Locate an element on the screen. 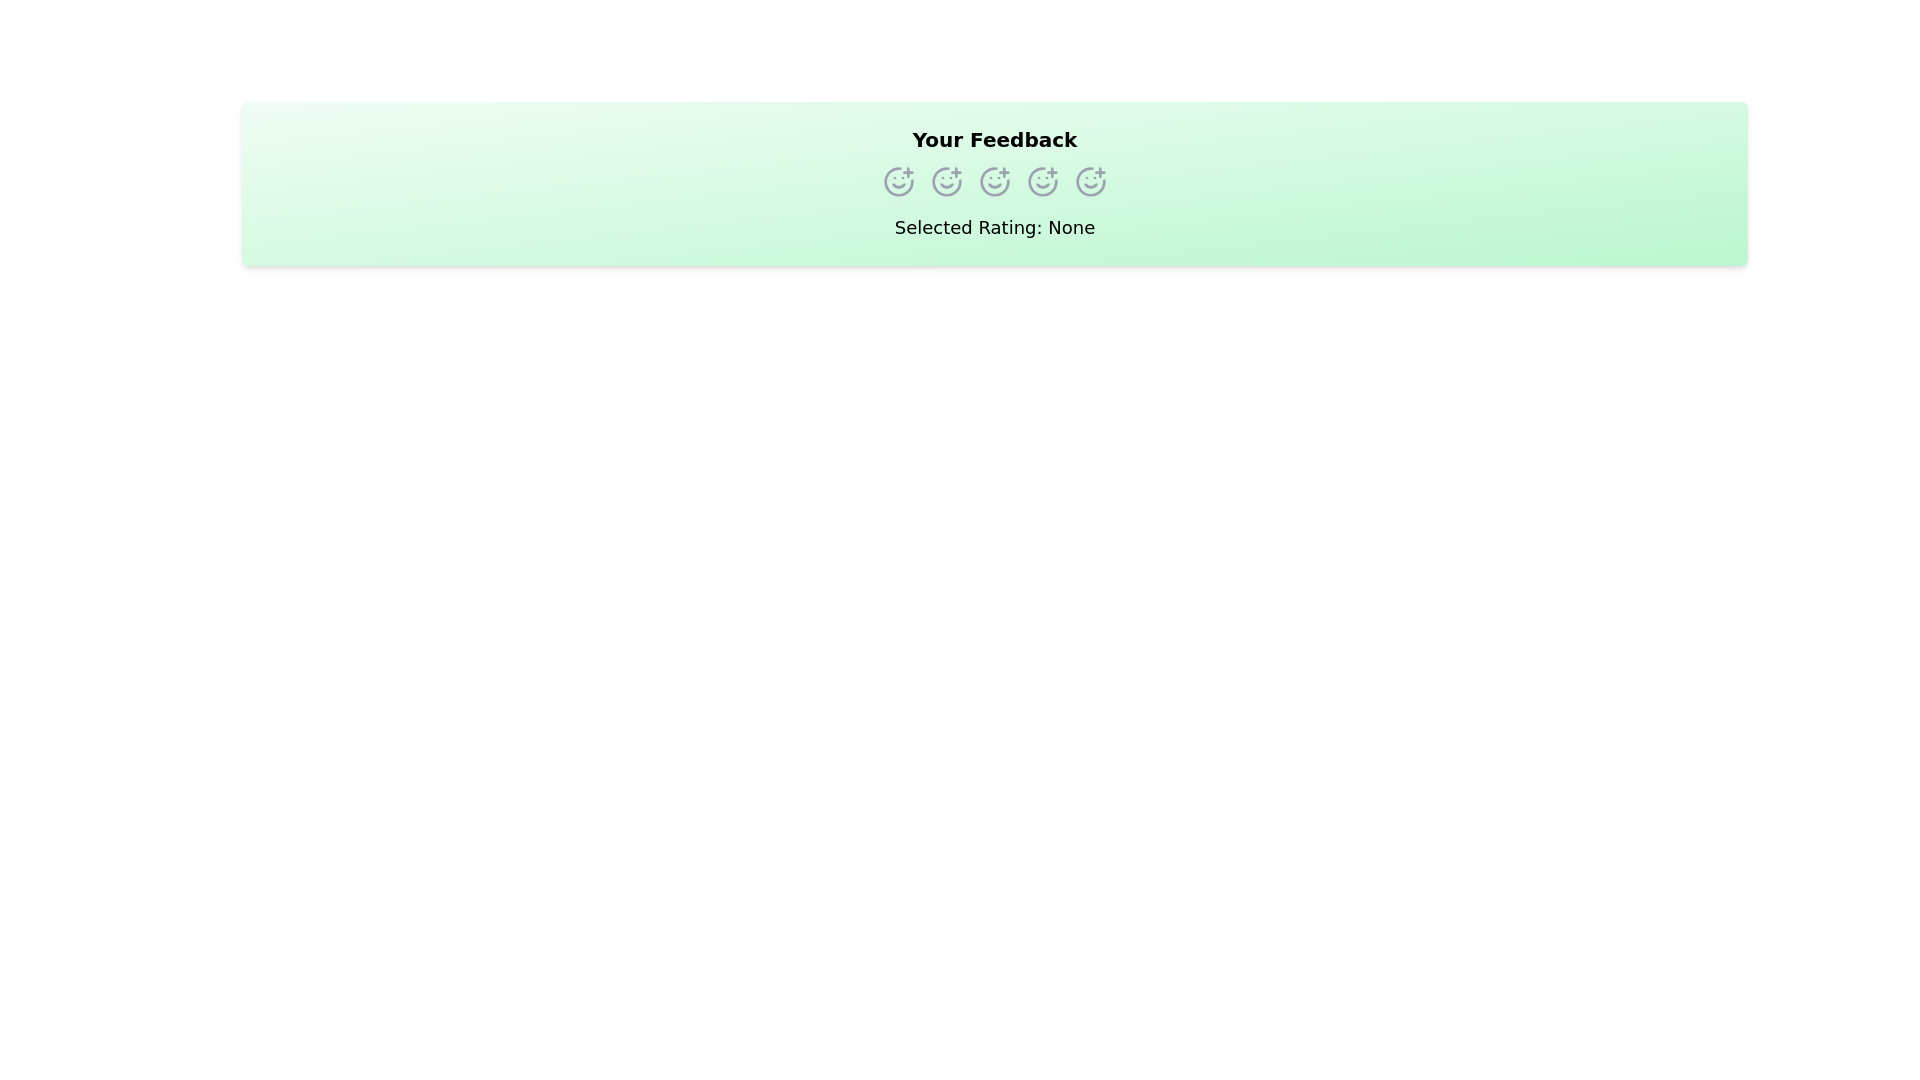 This screenshot has height=1080, width=1920. the rating option corresponding to 2 stars is located at coordinates (945, 181).